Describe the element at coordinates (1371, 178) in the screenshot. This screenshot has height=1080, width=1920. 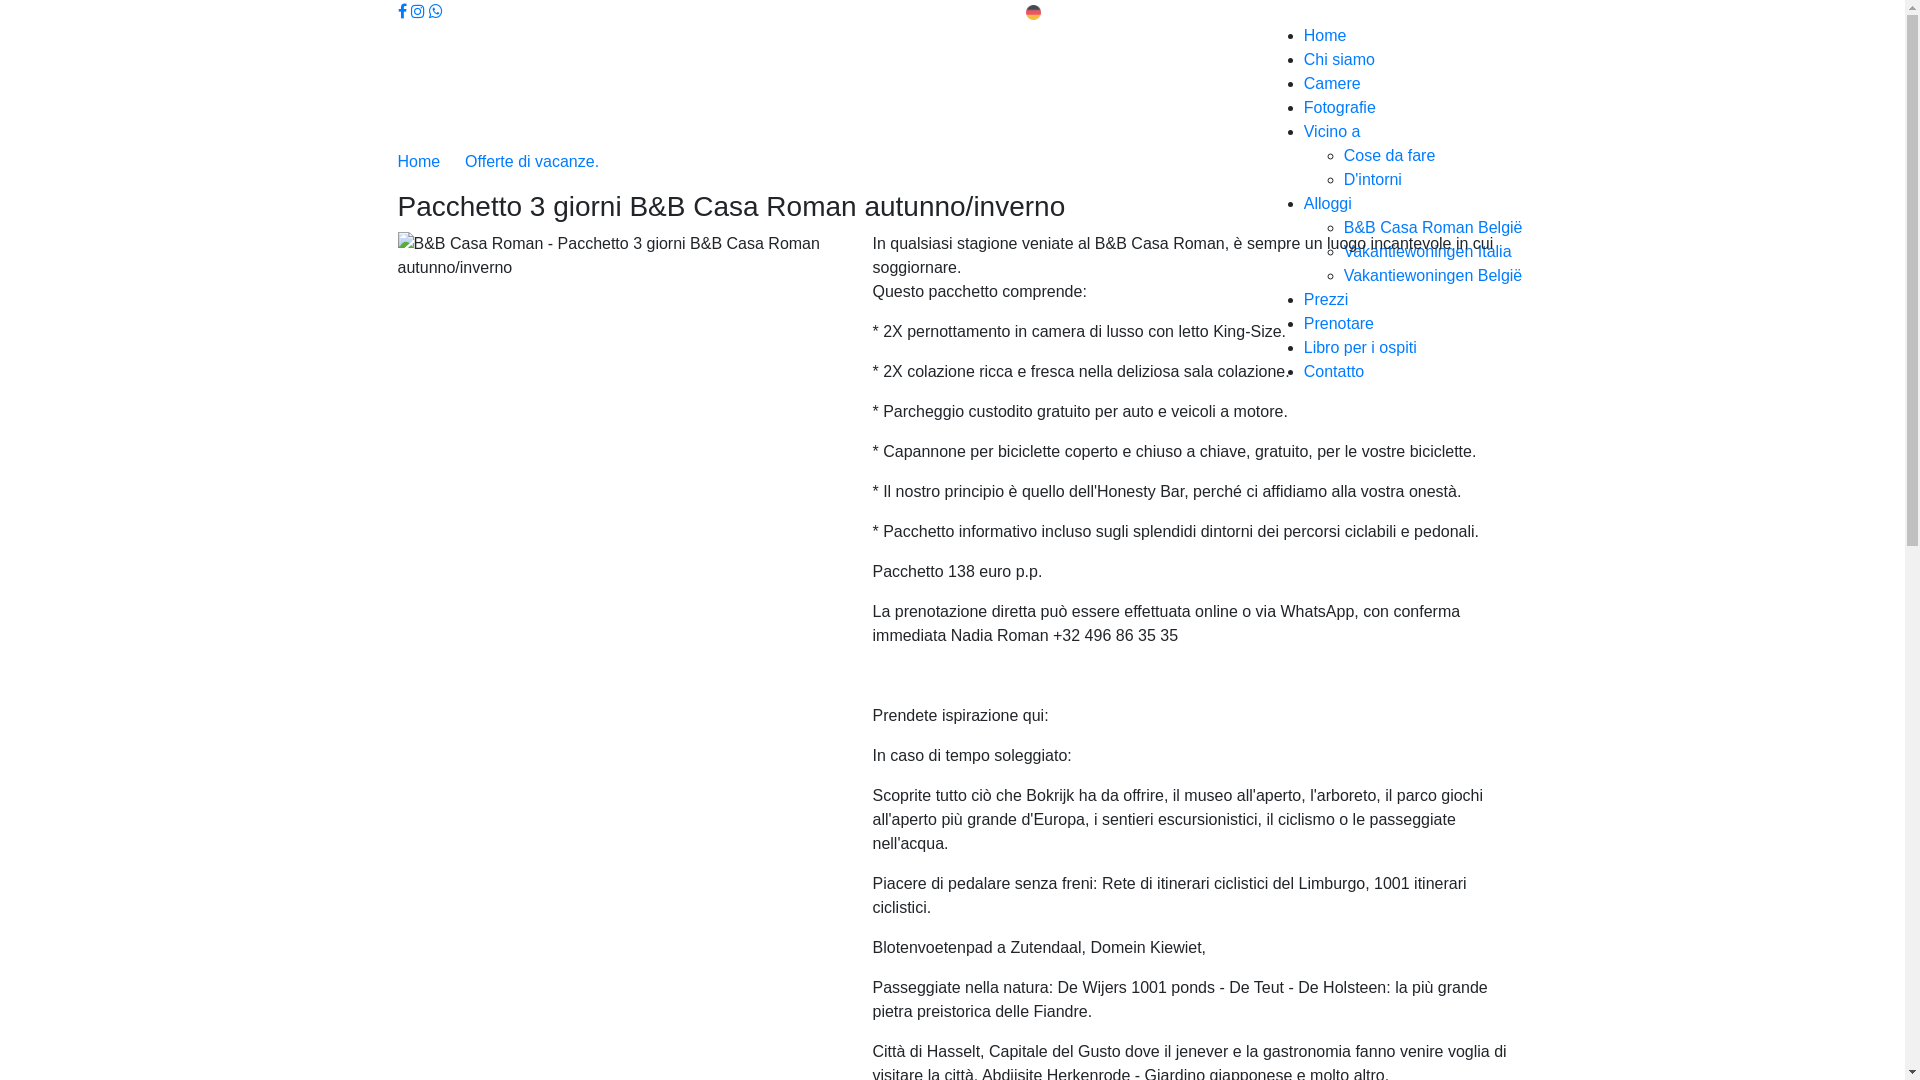
I see `'D'intorni'` at that location.